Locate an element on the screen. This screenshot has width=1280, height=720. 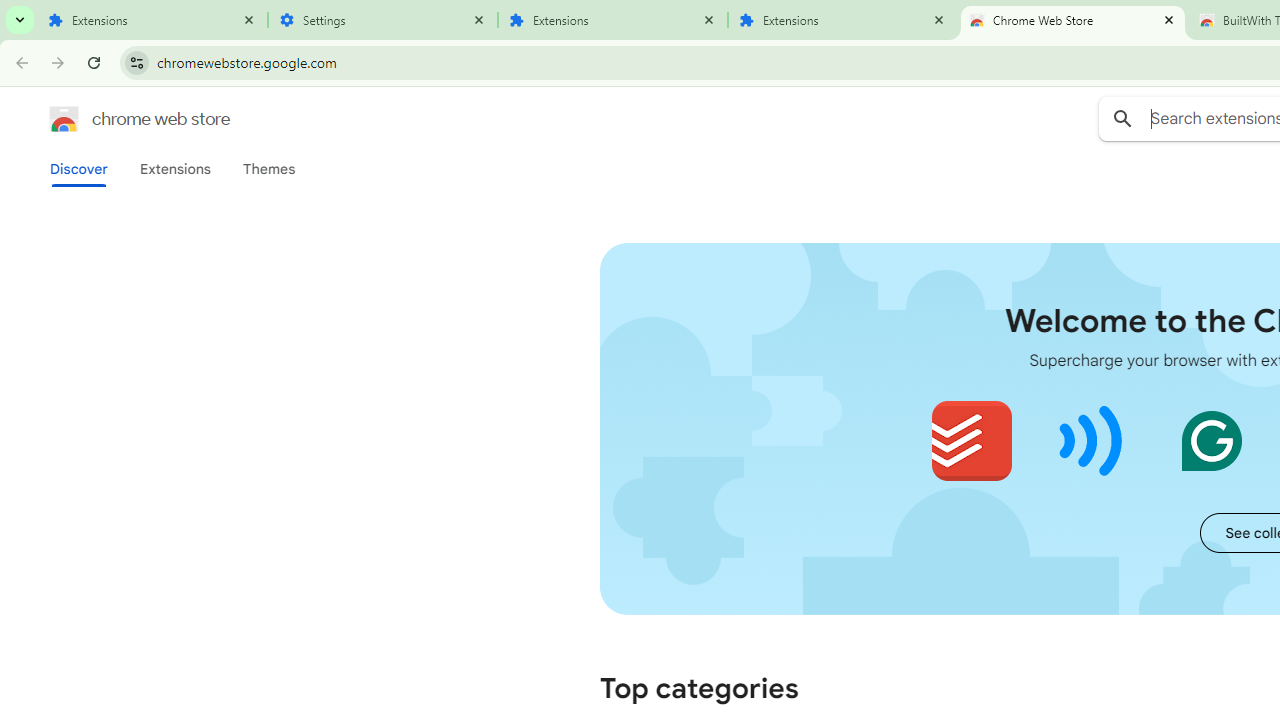
'Themes' is located at coordinates (268, 168).